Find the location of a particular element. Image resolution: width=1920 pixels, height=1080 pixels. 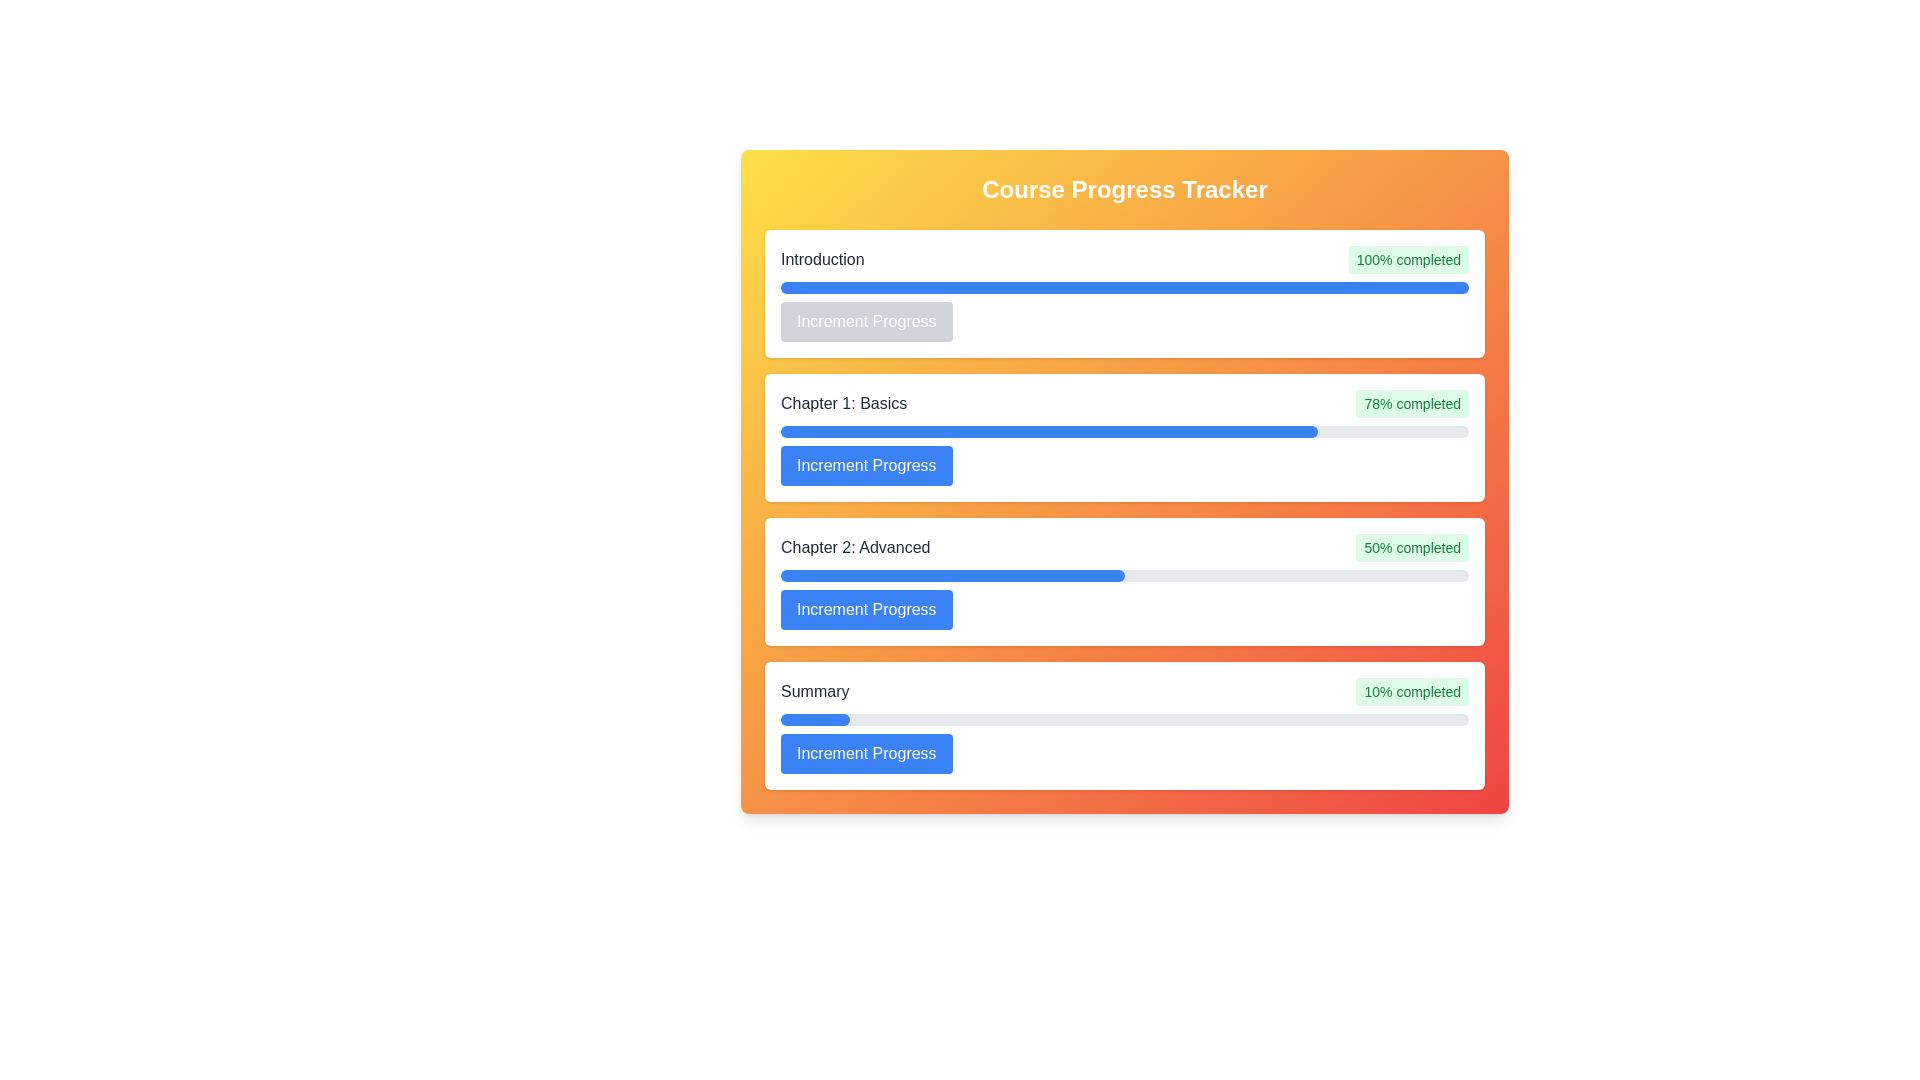

the Progress Badge located in the 'Summary' section, which has a green background and displays '10% completed' is located at coordinates (1411, 690).